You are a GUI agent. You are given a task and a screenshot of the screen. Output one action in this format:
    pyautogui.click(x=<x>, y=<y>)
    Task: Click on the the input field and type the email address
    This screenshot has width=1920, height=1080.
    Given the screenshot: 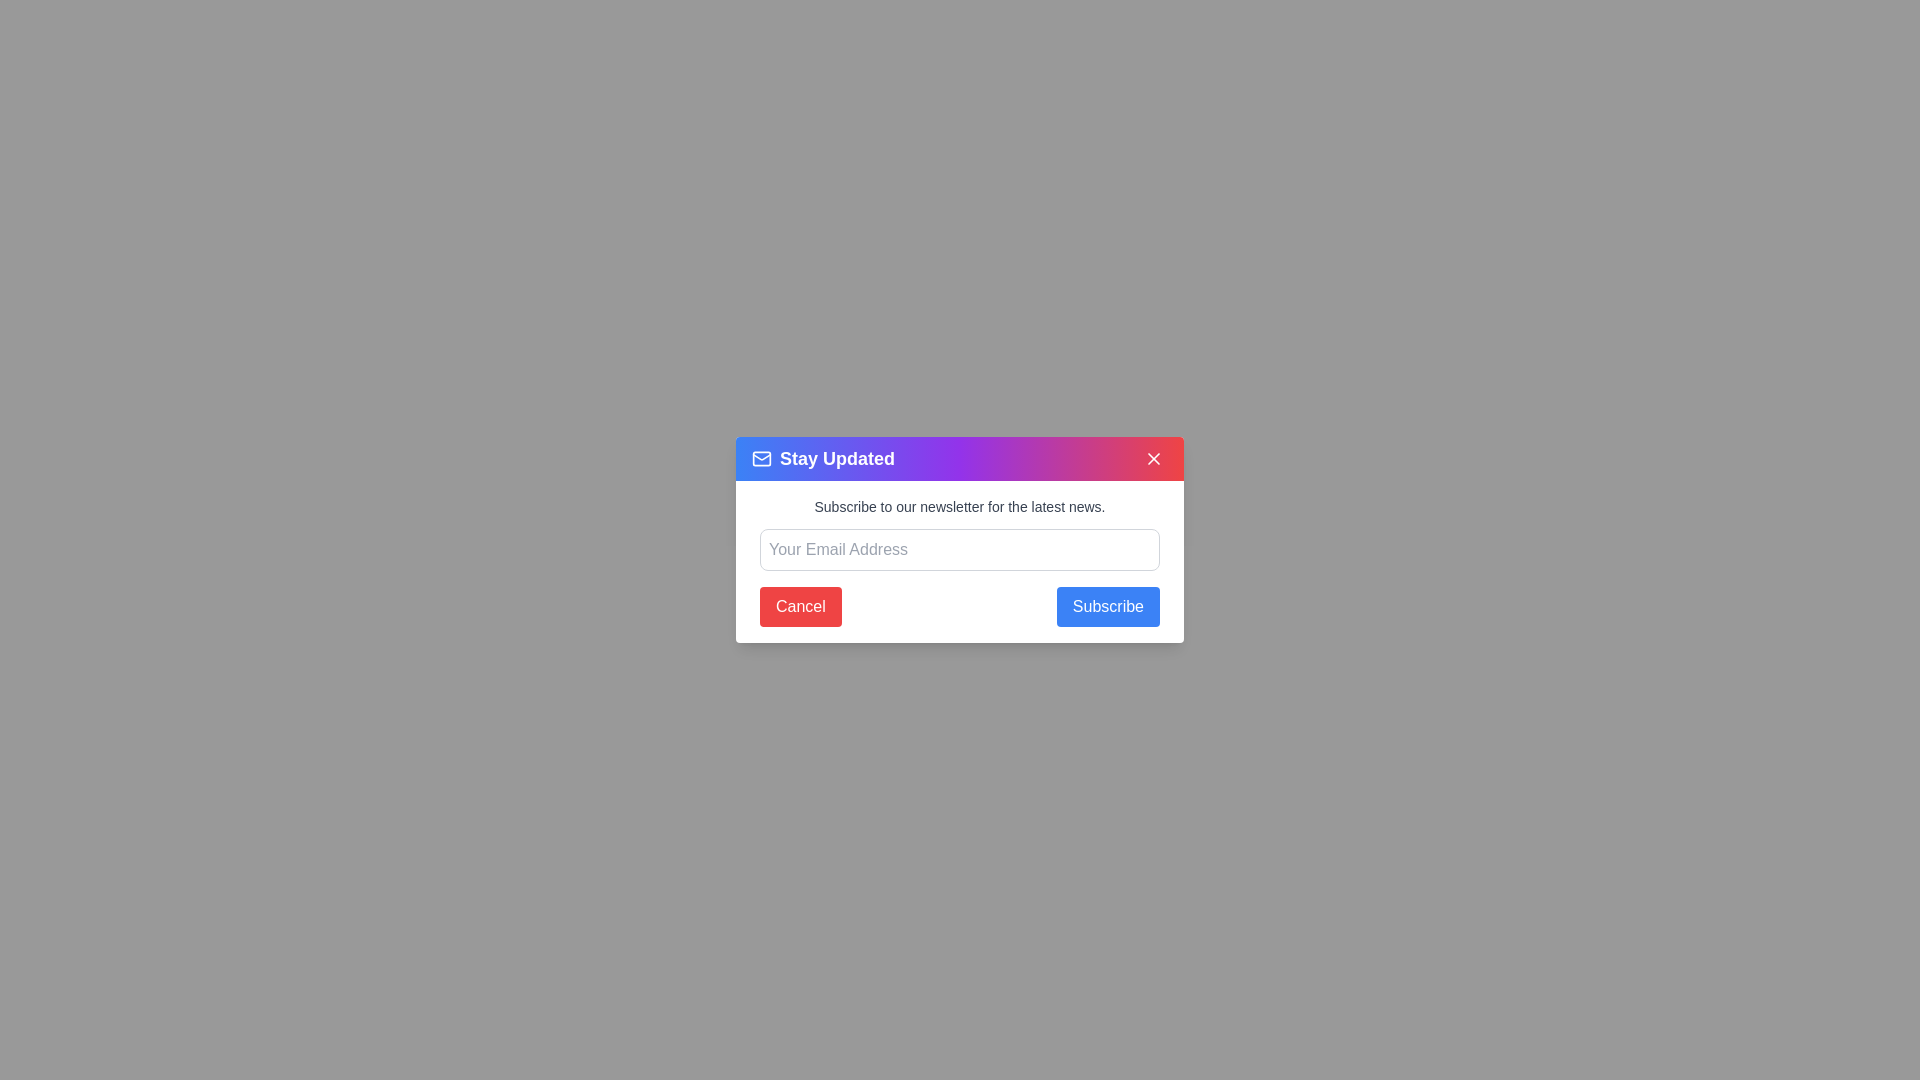 What is the action you would take?
    pyautogui.click(x=960, y=550)
    